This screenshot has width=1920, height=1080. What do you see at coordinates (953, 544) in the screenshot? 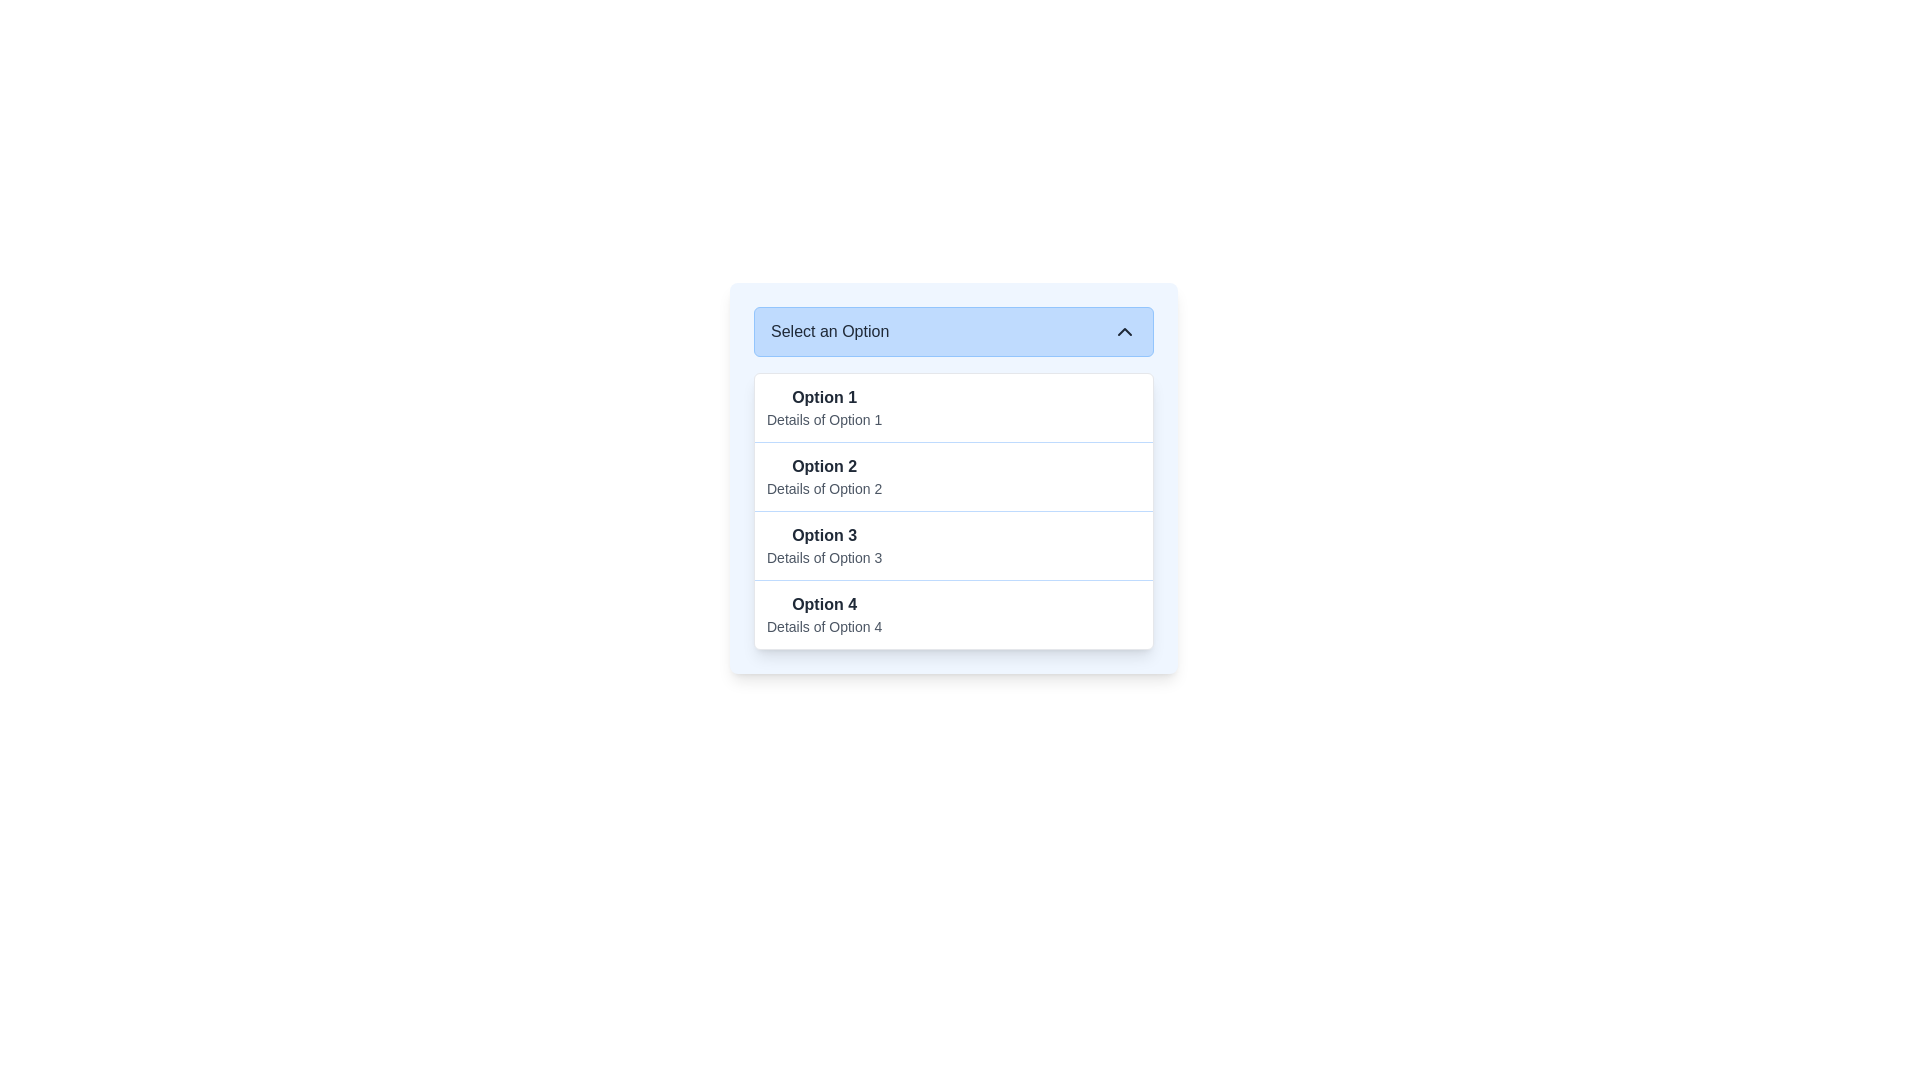
I see `the 'Option 3' list item in the dropdown menu, which is the third item in a vertical list of four options` at bounding box center [953, 544].